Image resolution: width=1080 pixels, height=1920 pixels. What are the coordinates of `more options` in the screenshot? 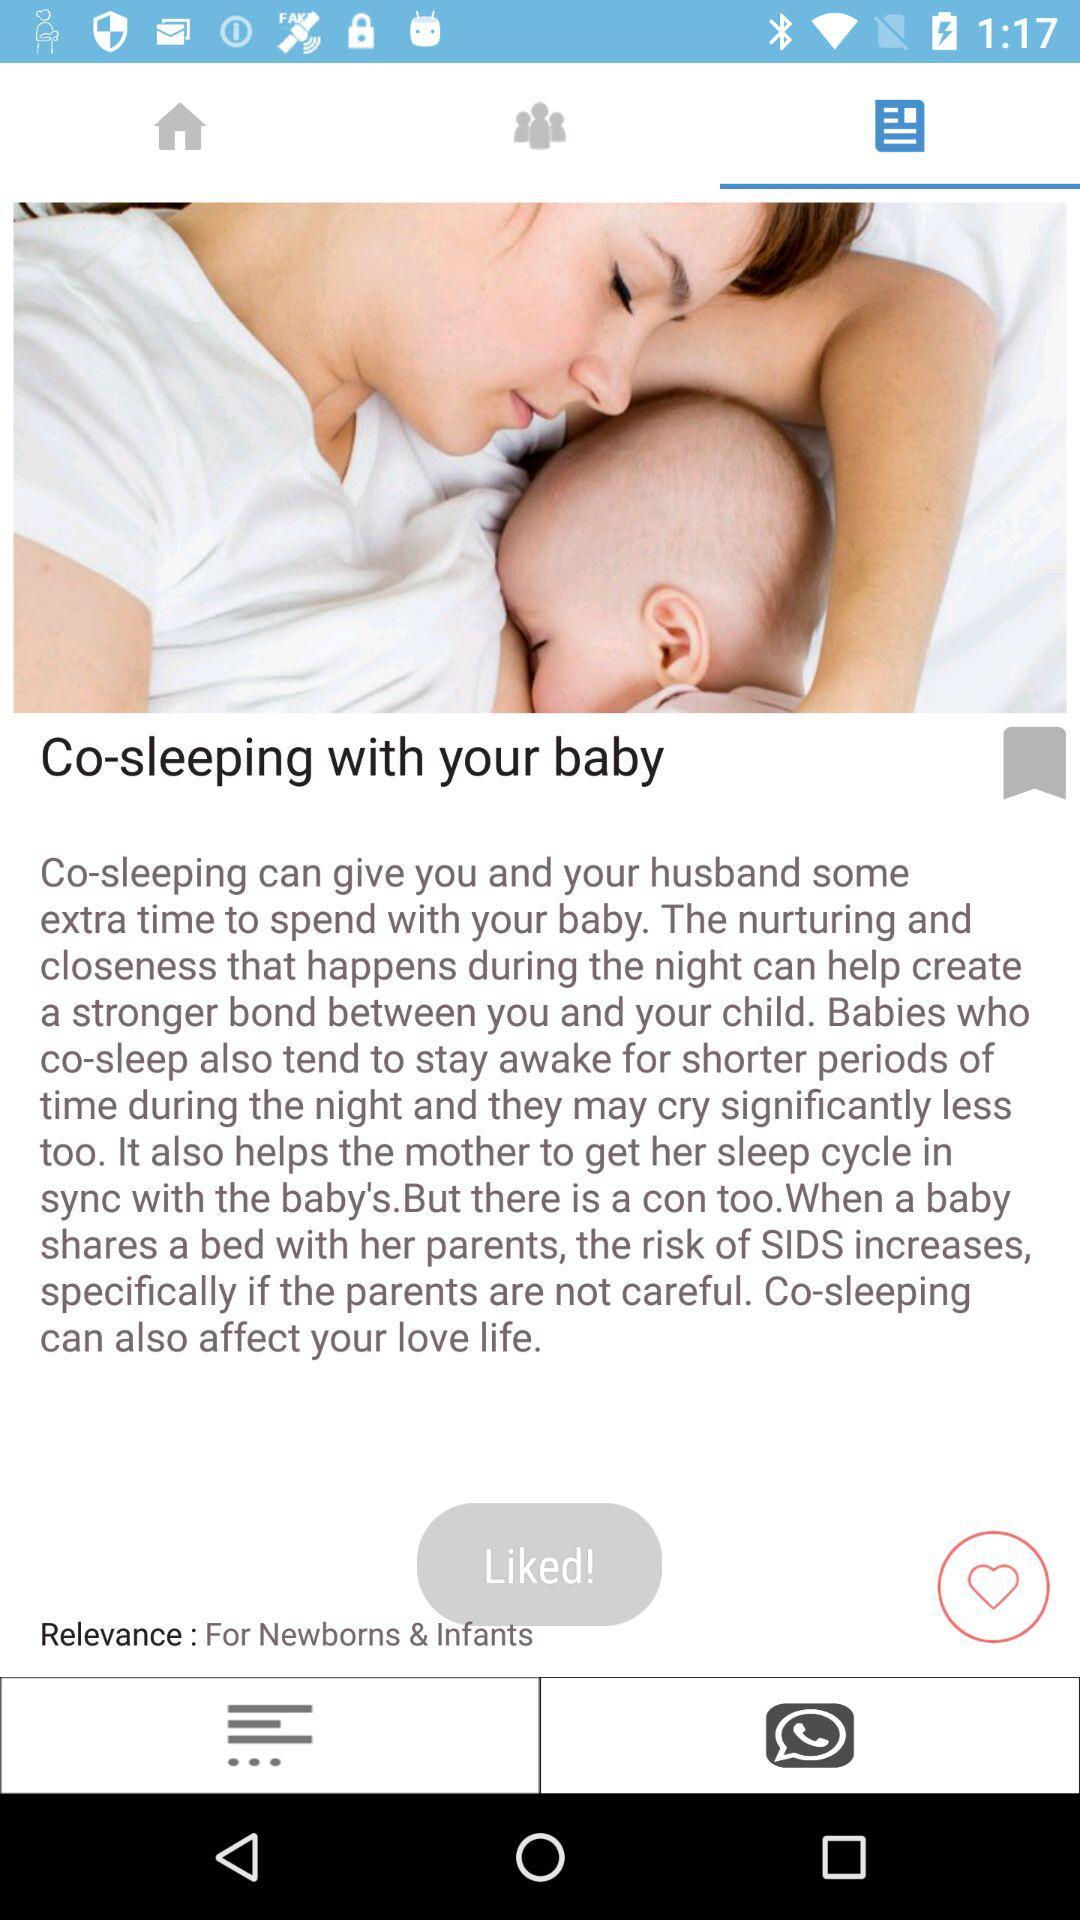 It's located at (270, 1734).